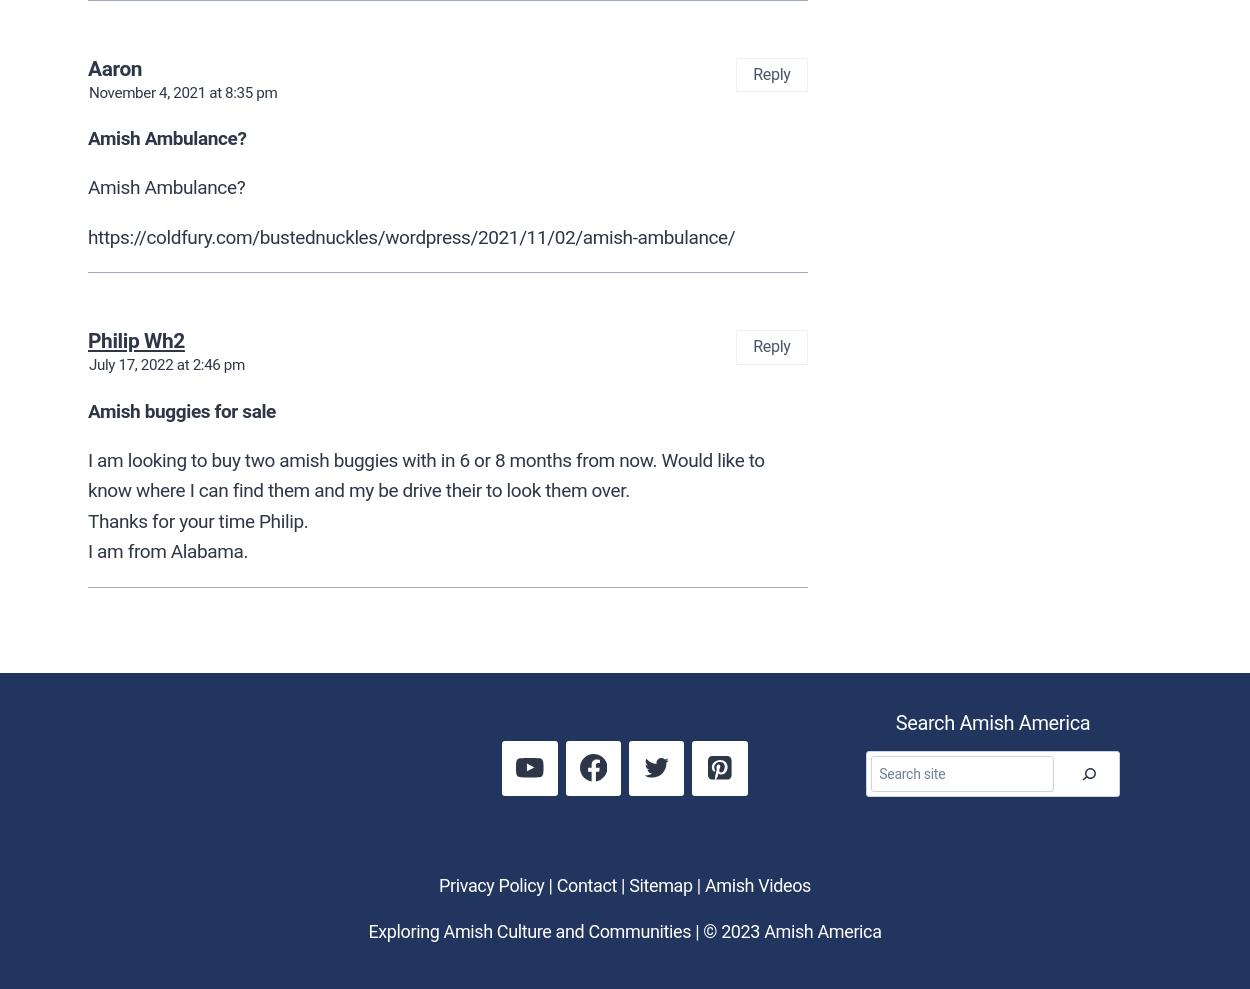  What do you see at coordinates (556, 883) in the screenshot?
I see `'Contact'` at bounding box center [556, 883].